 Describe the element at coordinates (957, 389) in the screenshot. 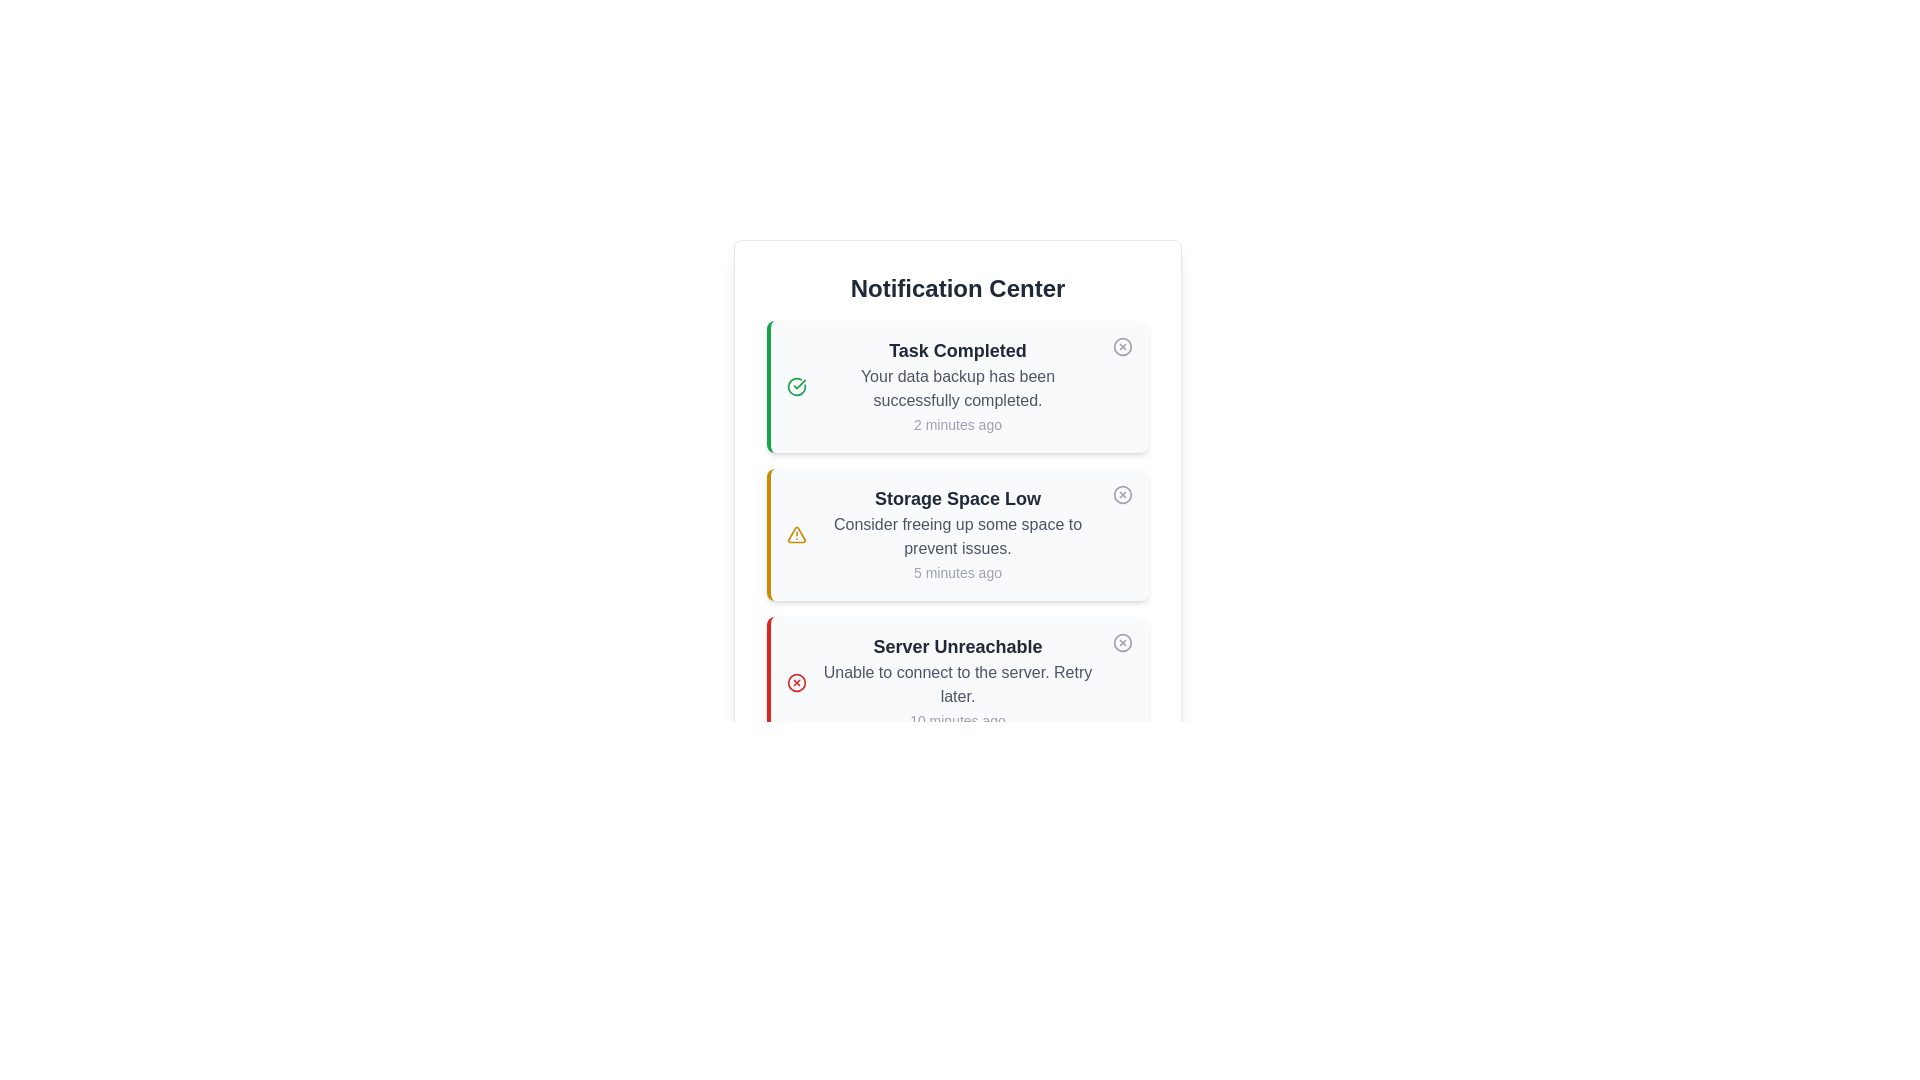

I see `static text indicating that the backup task has been successfully completed, which is located below the title 'Task Completed' in the uppermost notification card` at that location.